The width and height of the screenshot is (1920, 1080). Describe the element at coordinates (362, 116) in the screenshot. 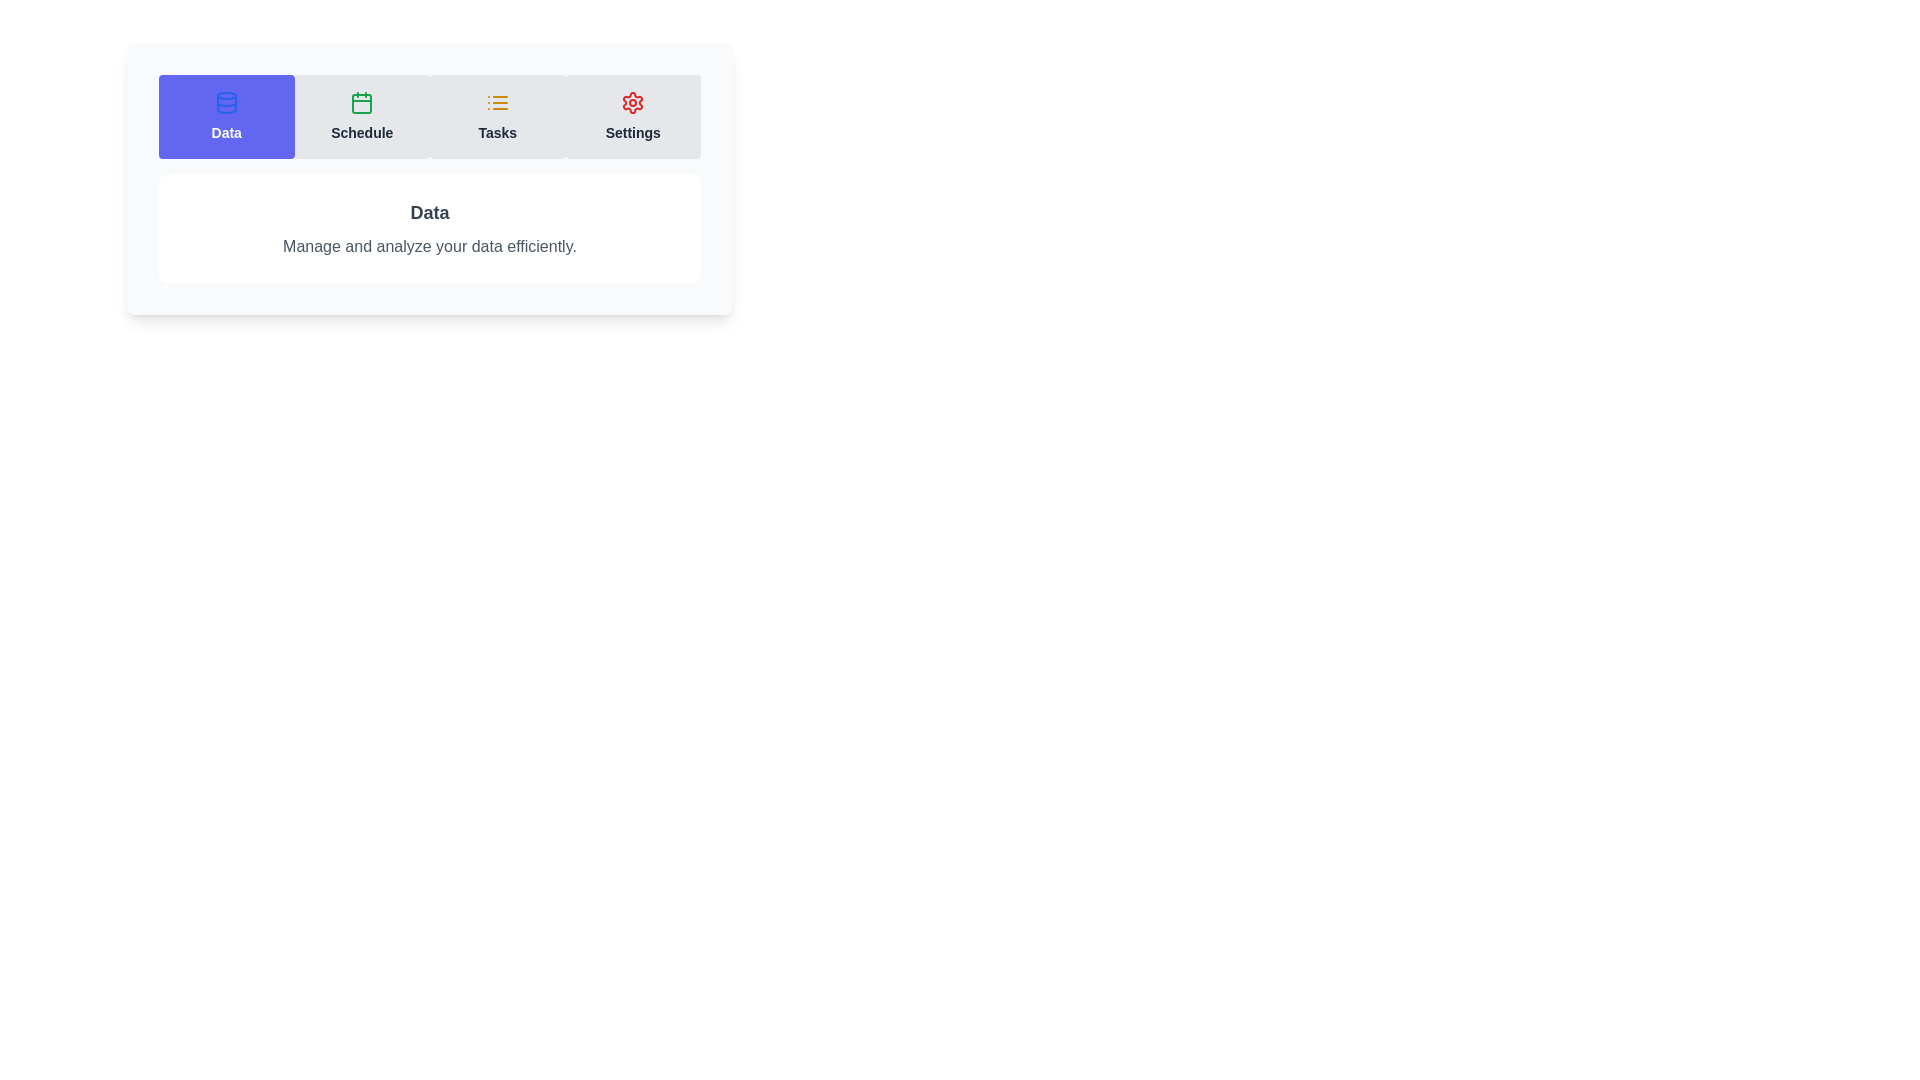

I see `the tab labeled Schedule to view its content` at that location.